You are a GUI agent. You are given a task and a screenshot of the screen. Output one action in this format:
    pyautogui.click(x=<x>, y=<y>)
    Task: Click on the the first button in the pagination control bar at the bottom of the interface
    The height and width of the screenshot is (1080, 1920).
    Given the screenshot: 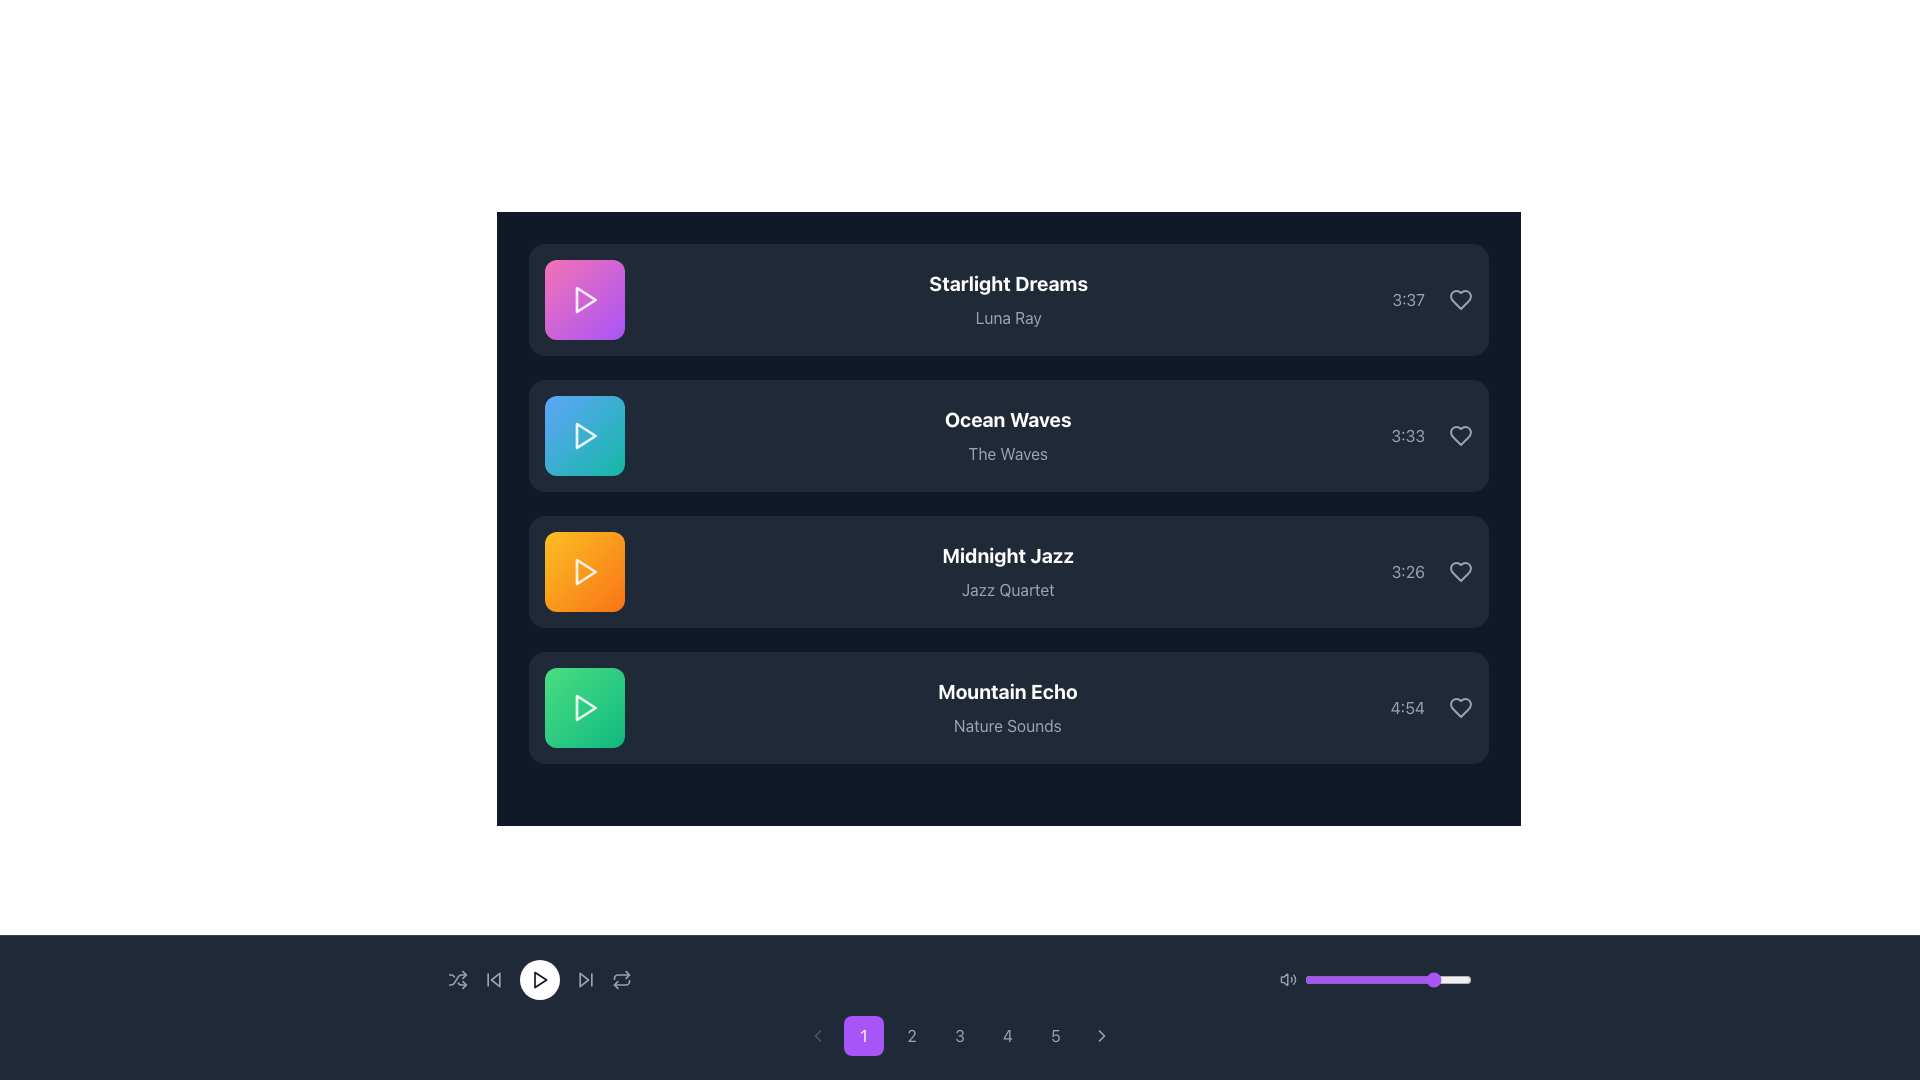 What is the action you would take?
    pyautogui.click(x=864, y=1035)
    